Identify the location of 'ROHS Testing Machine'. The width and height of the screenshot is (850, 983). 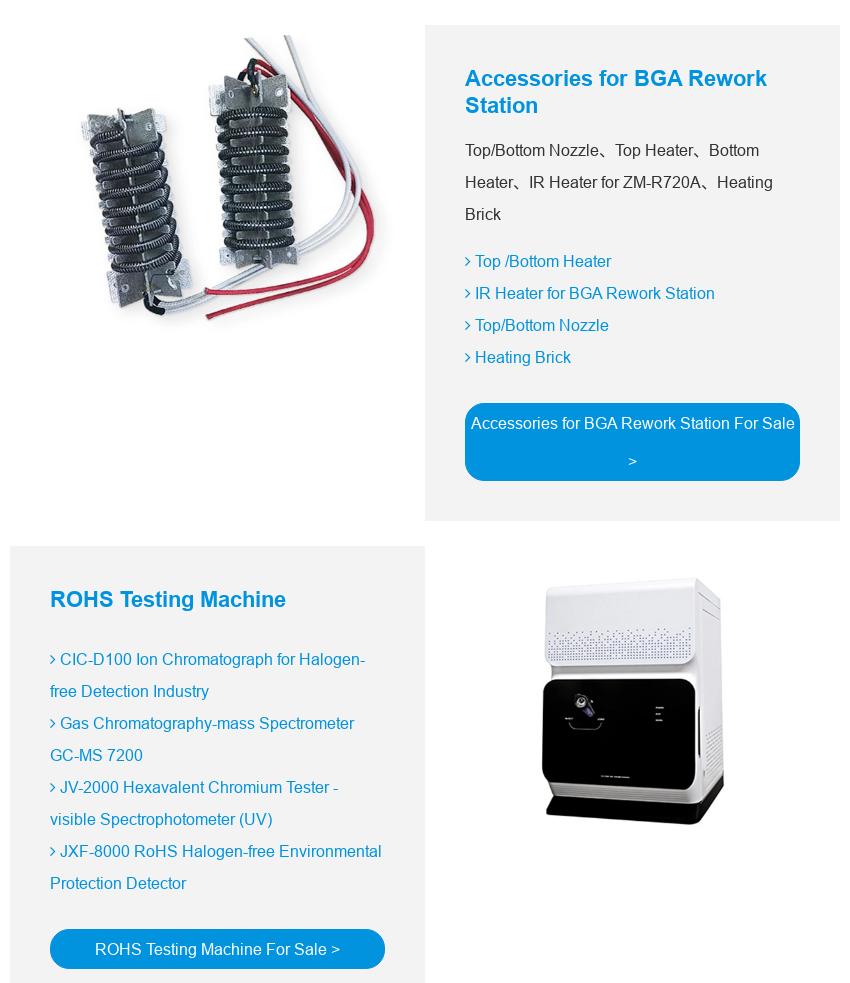
(167, 599).